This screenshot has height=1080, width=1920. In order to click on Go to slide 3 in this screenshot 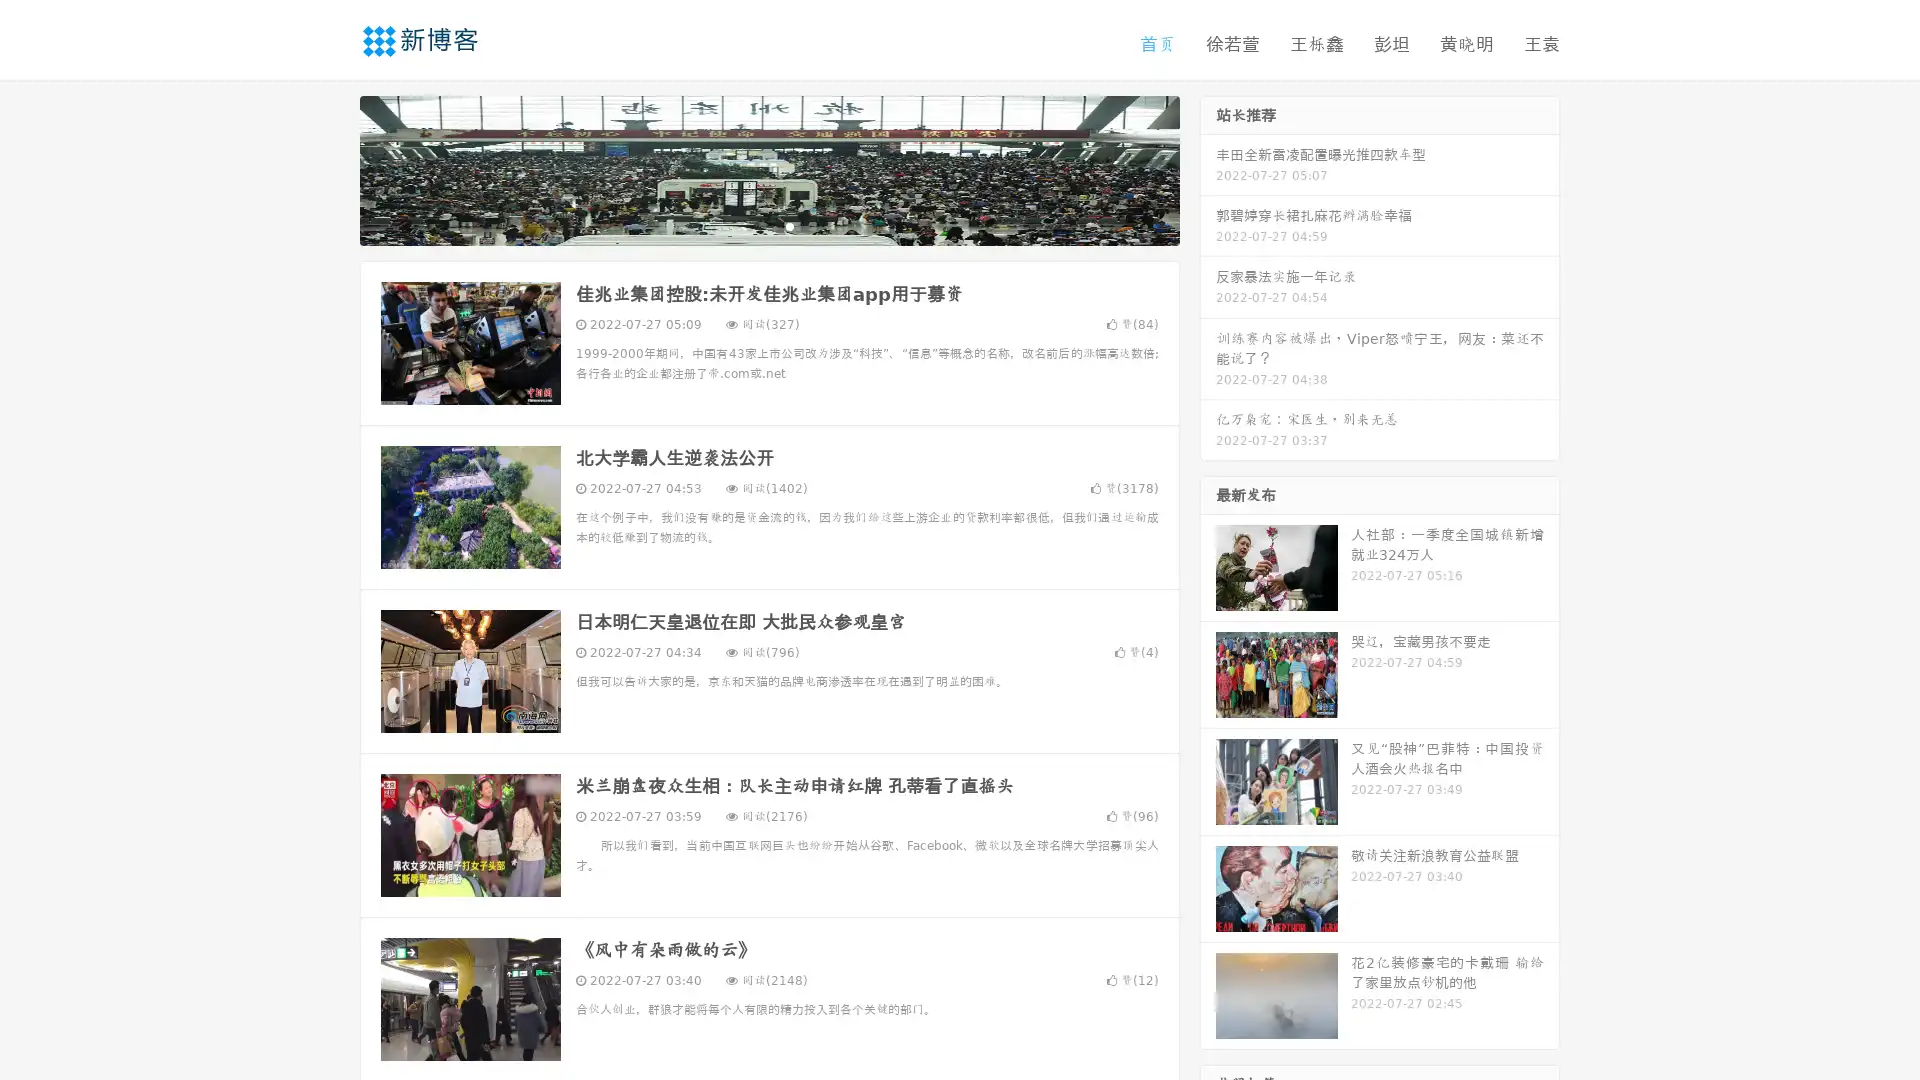, I will do `click(789, 225)`.